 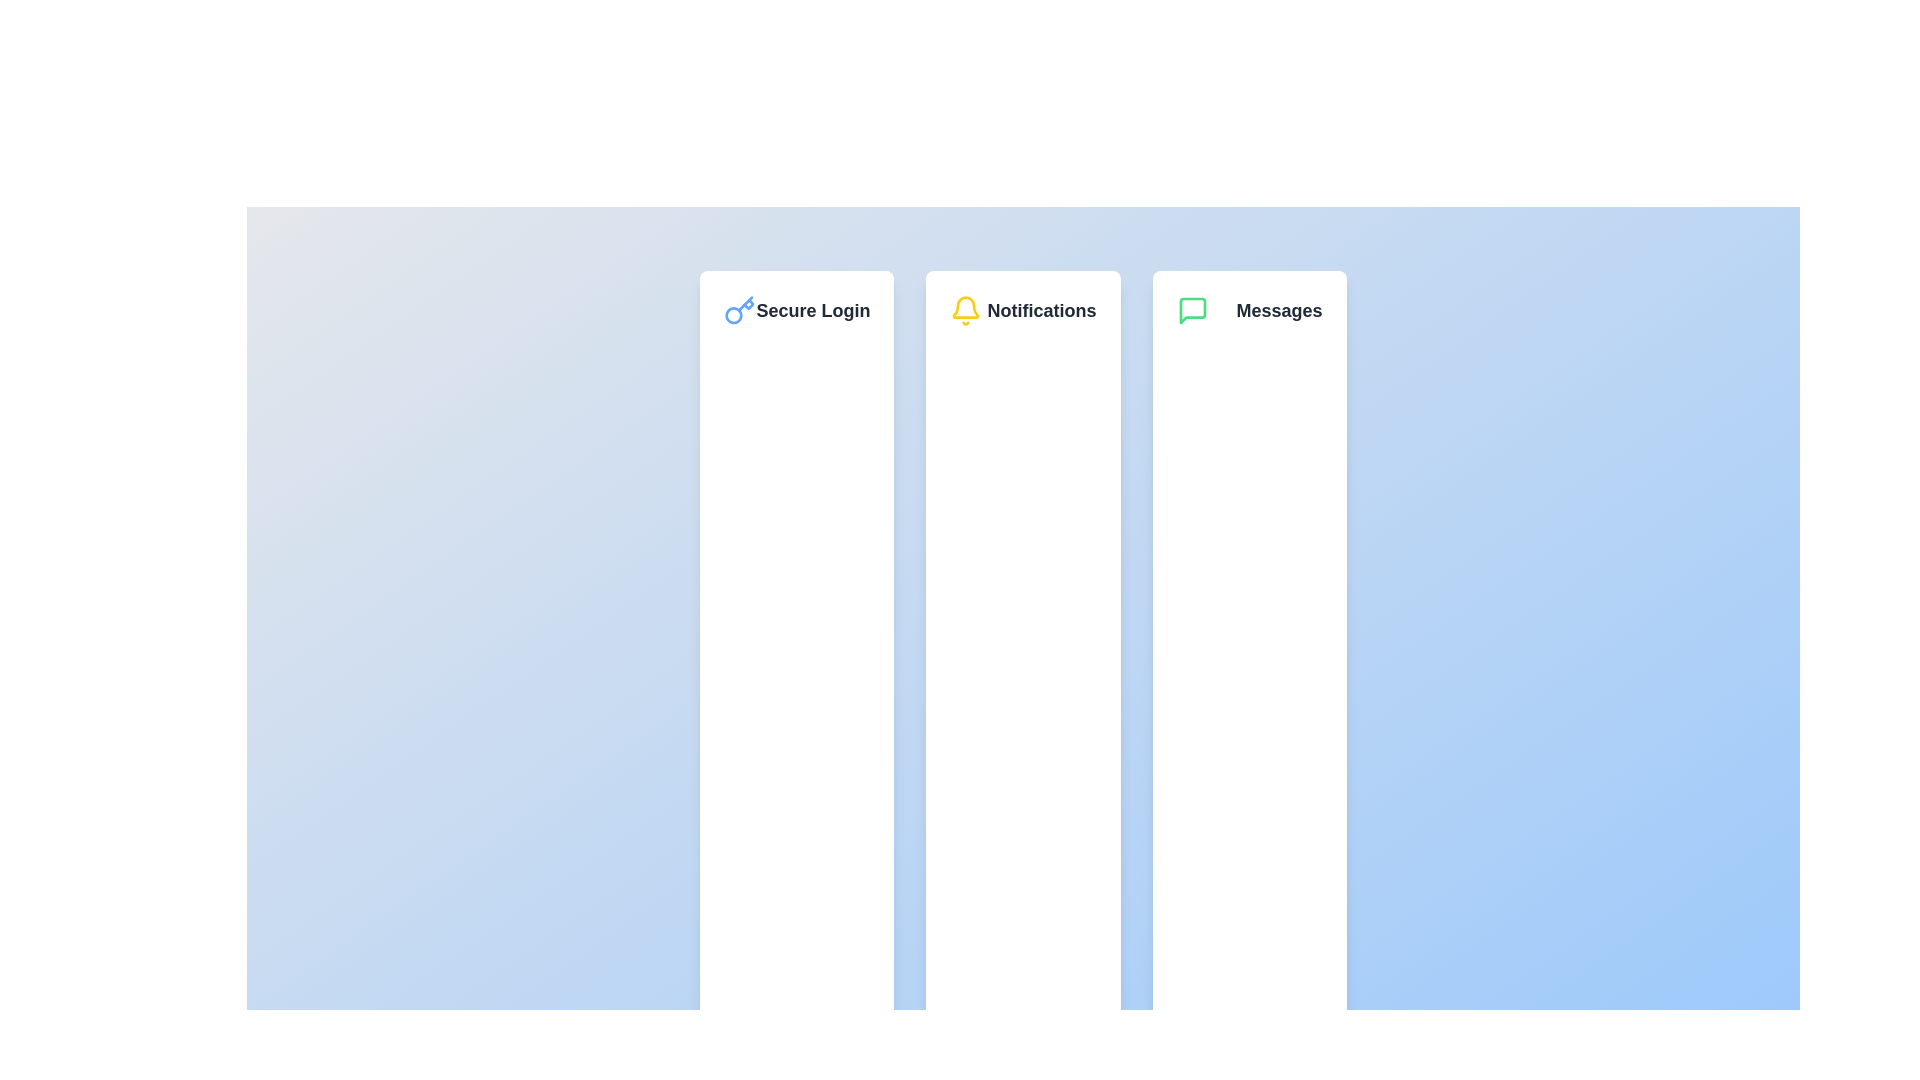 What do you see at coordinates (733, 315) in the screenshot?
I see `the central circle shape within the key icon of the 'Secure Login' section` at bounding box center [733, 315].